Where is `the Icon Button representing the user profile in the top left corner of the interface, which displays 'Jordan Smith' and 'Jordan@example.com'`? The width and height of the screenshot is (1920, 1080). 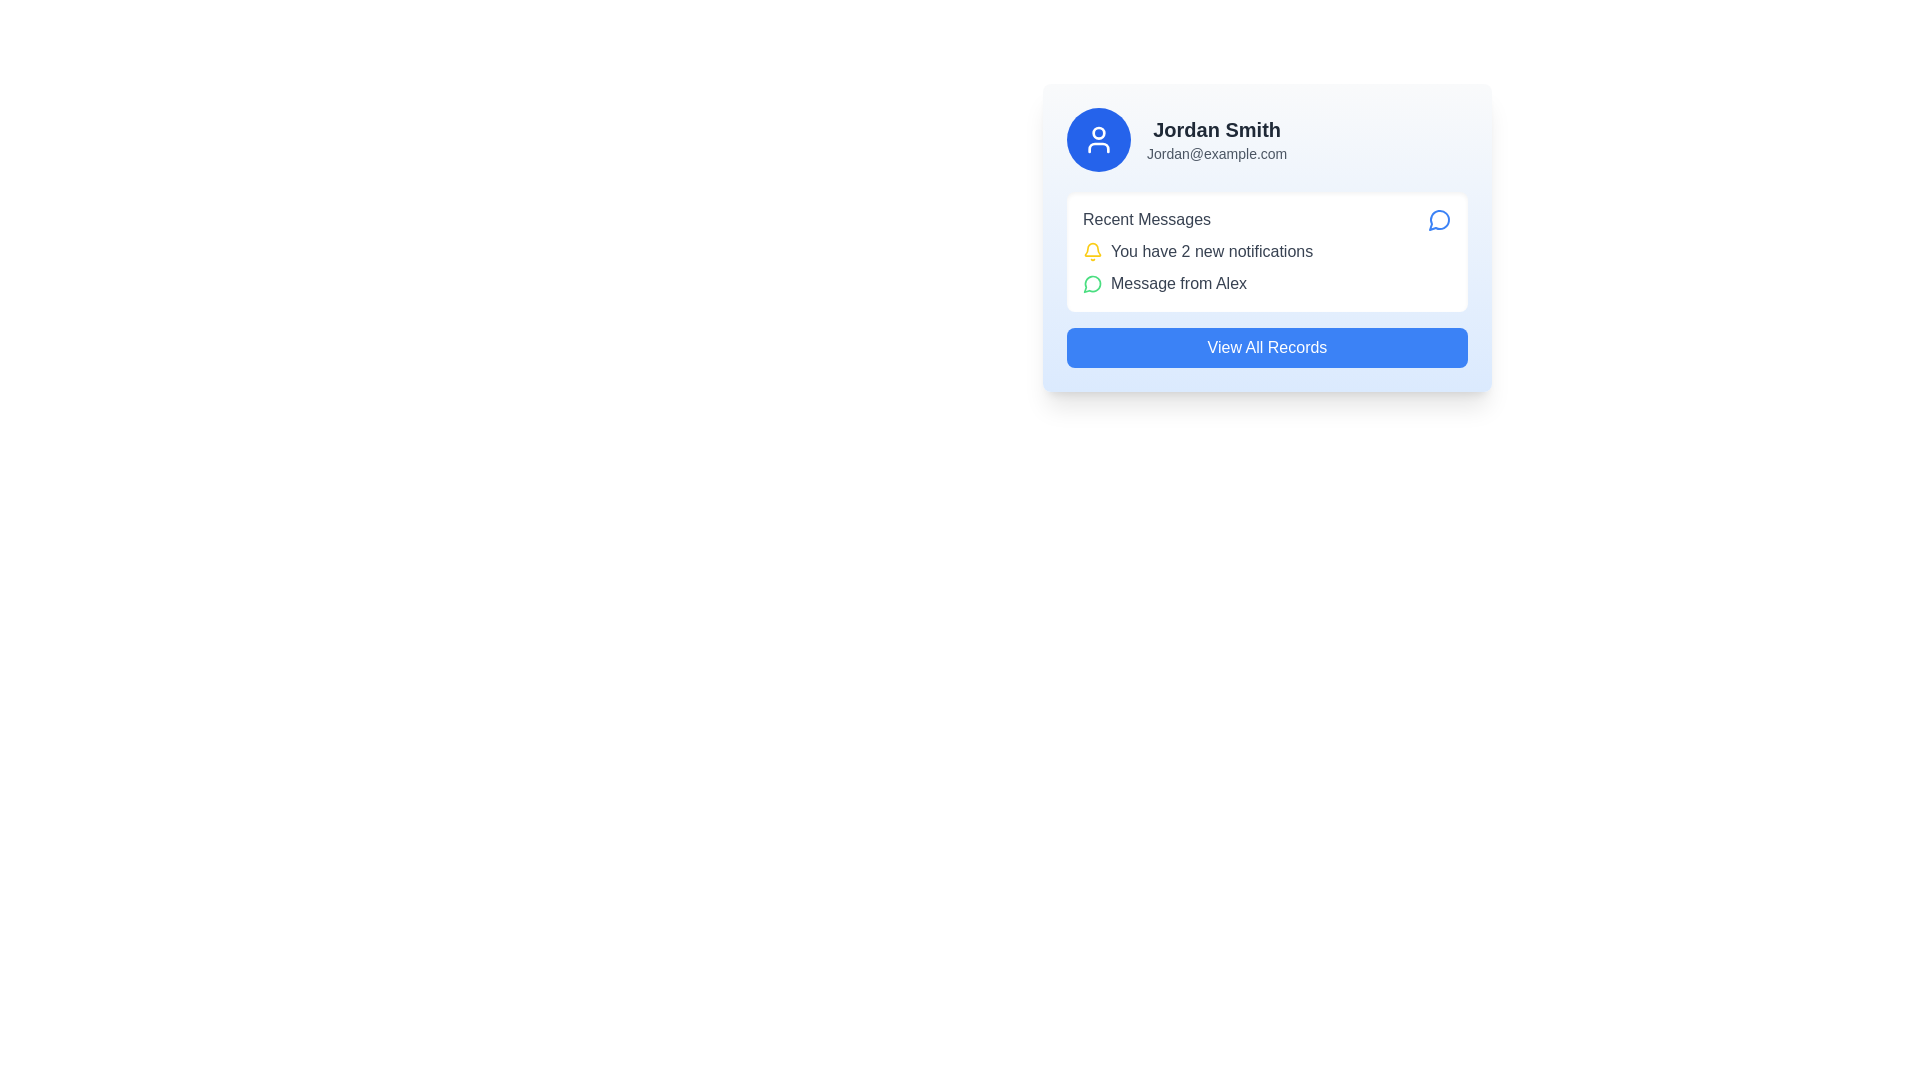 the Icon Button representing the user profile in the top left corner of the interface, which displays 'Jordan Smith' and 'Jordan@example.com' is located at coordinates (1098, 138).